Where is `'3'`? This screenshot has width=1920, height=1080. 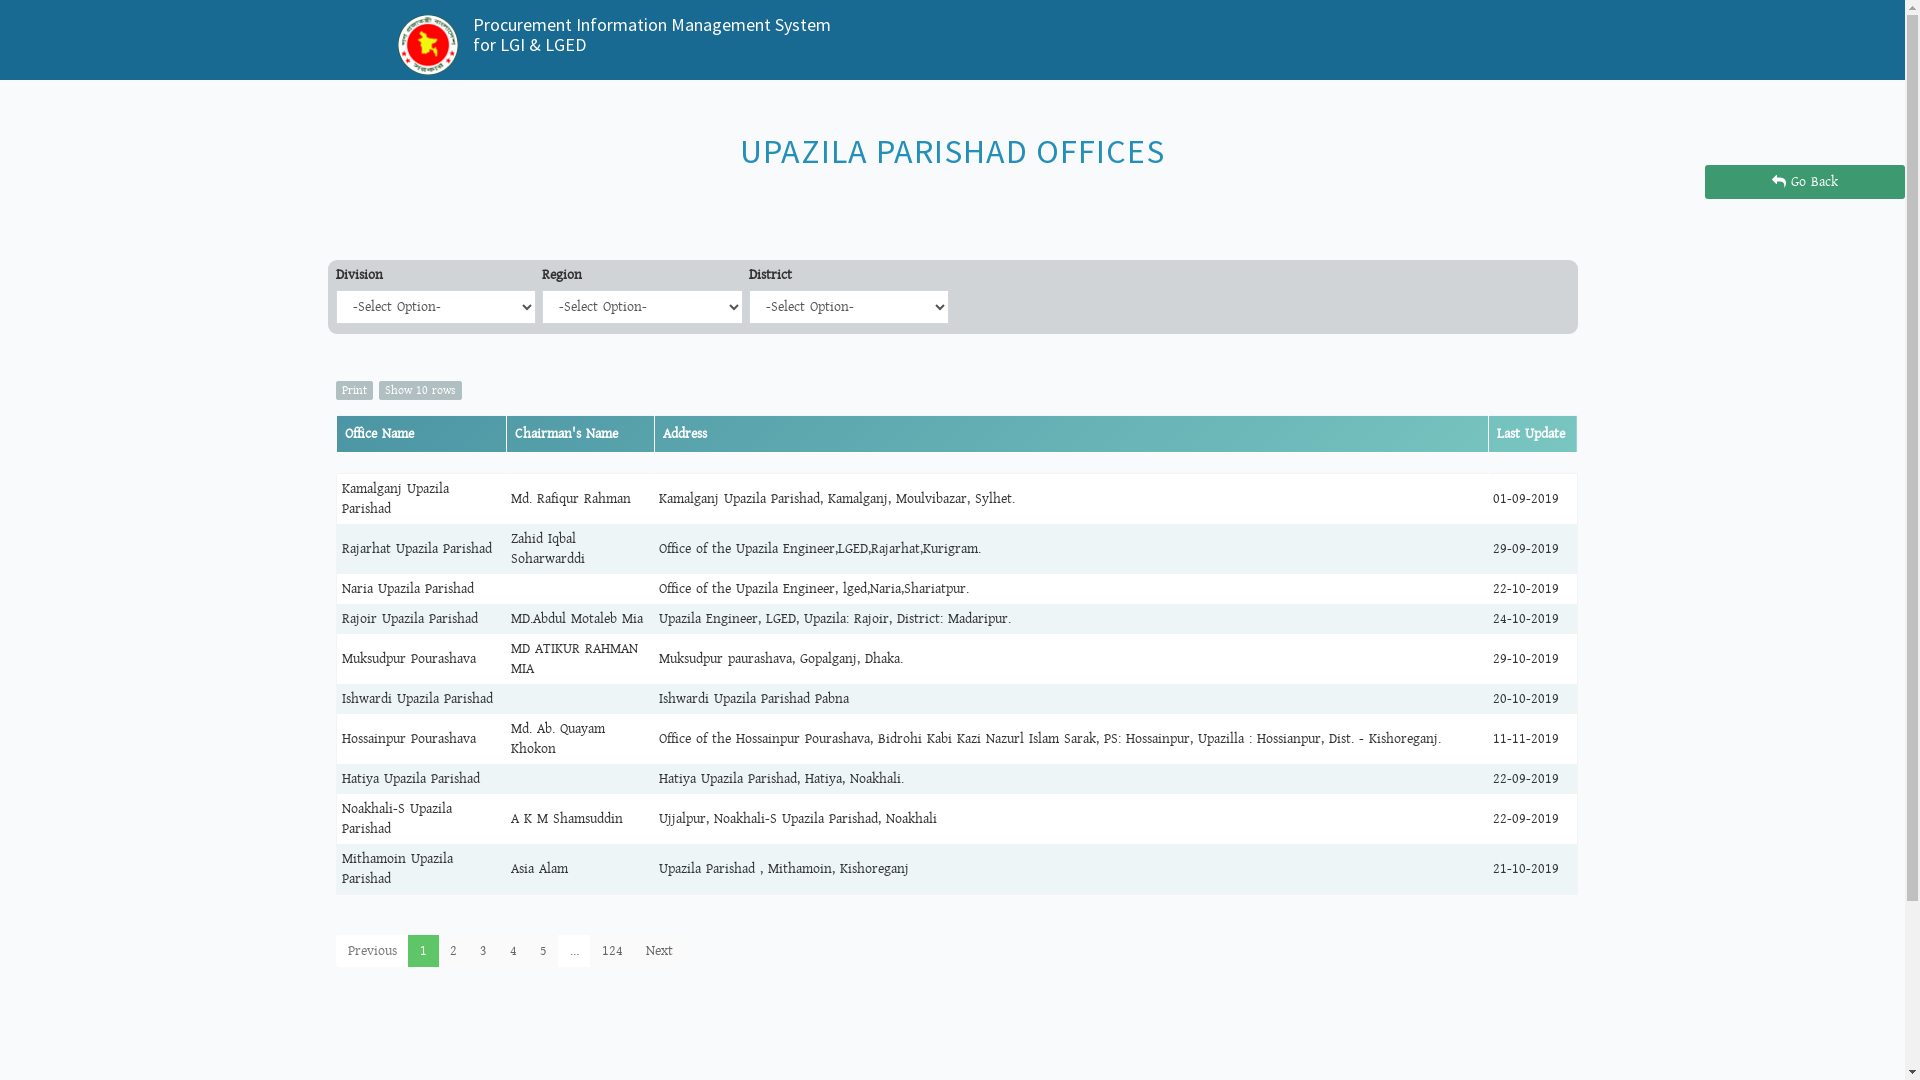
'3' is located at coordinates (483, 950).